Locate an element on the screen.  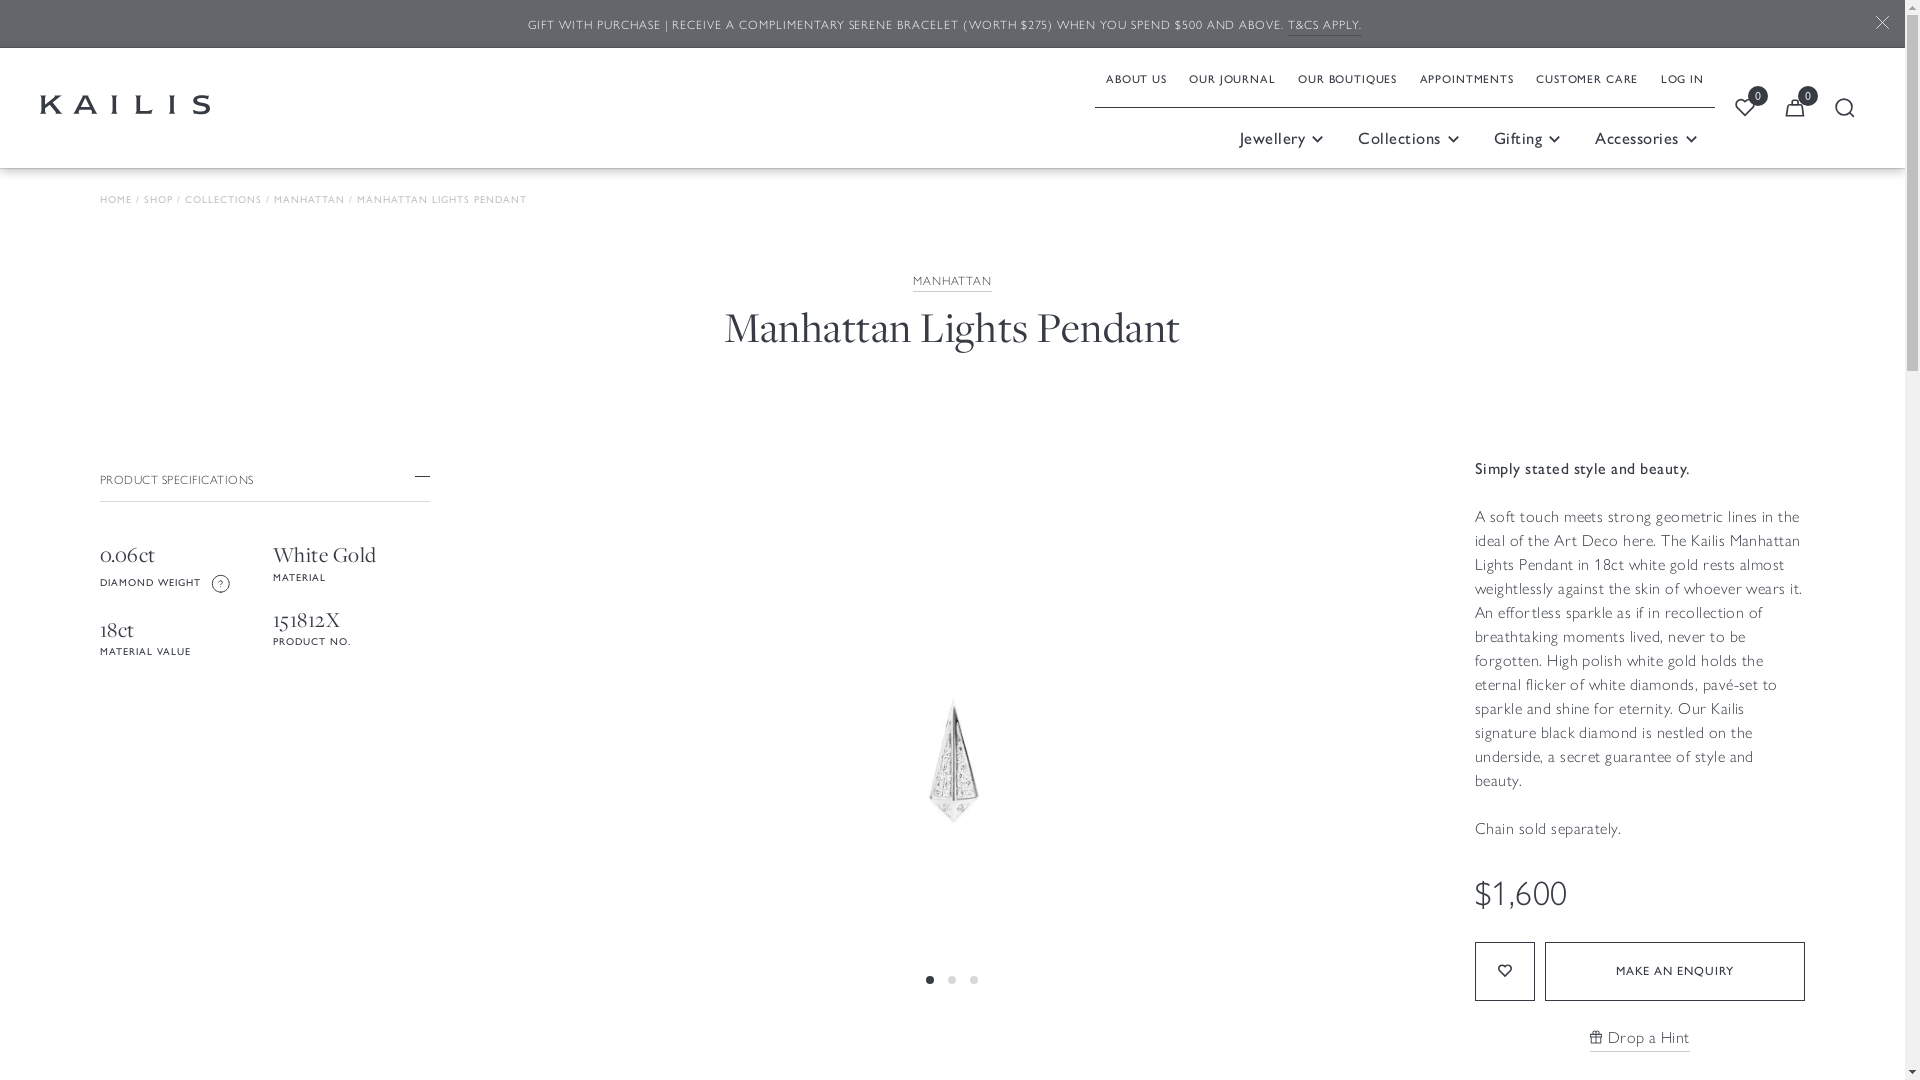
'MANHATTAN' is located at coordinates (272, 200).